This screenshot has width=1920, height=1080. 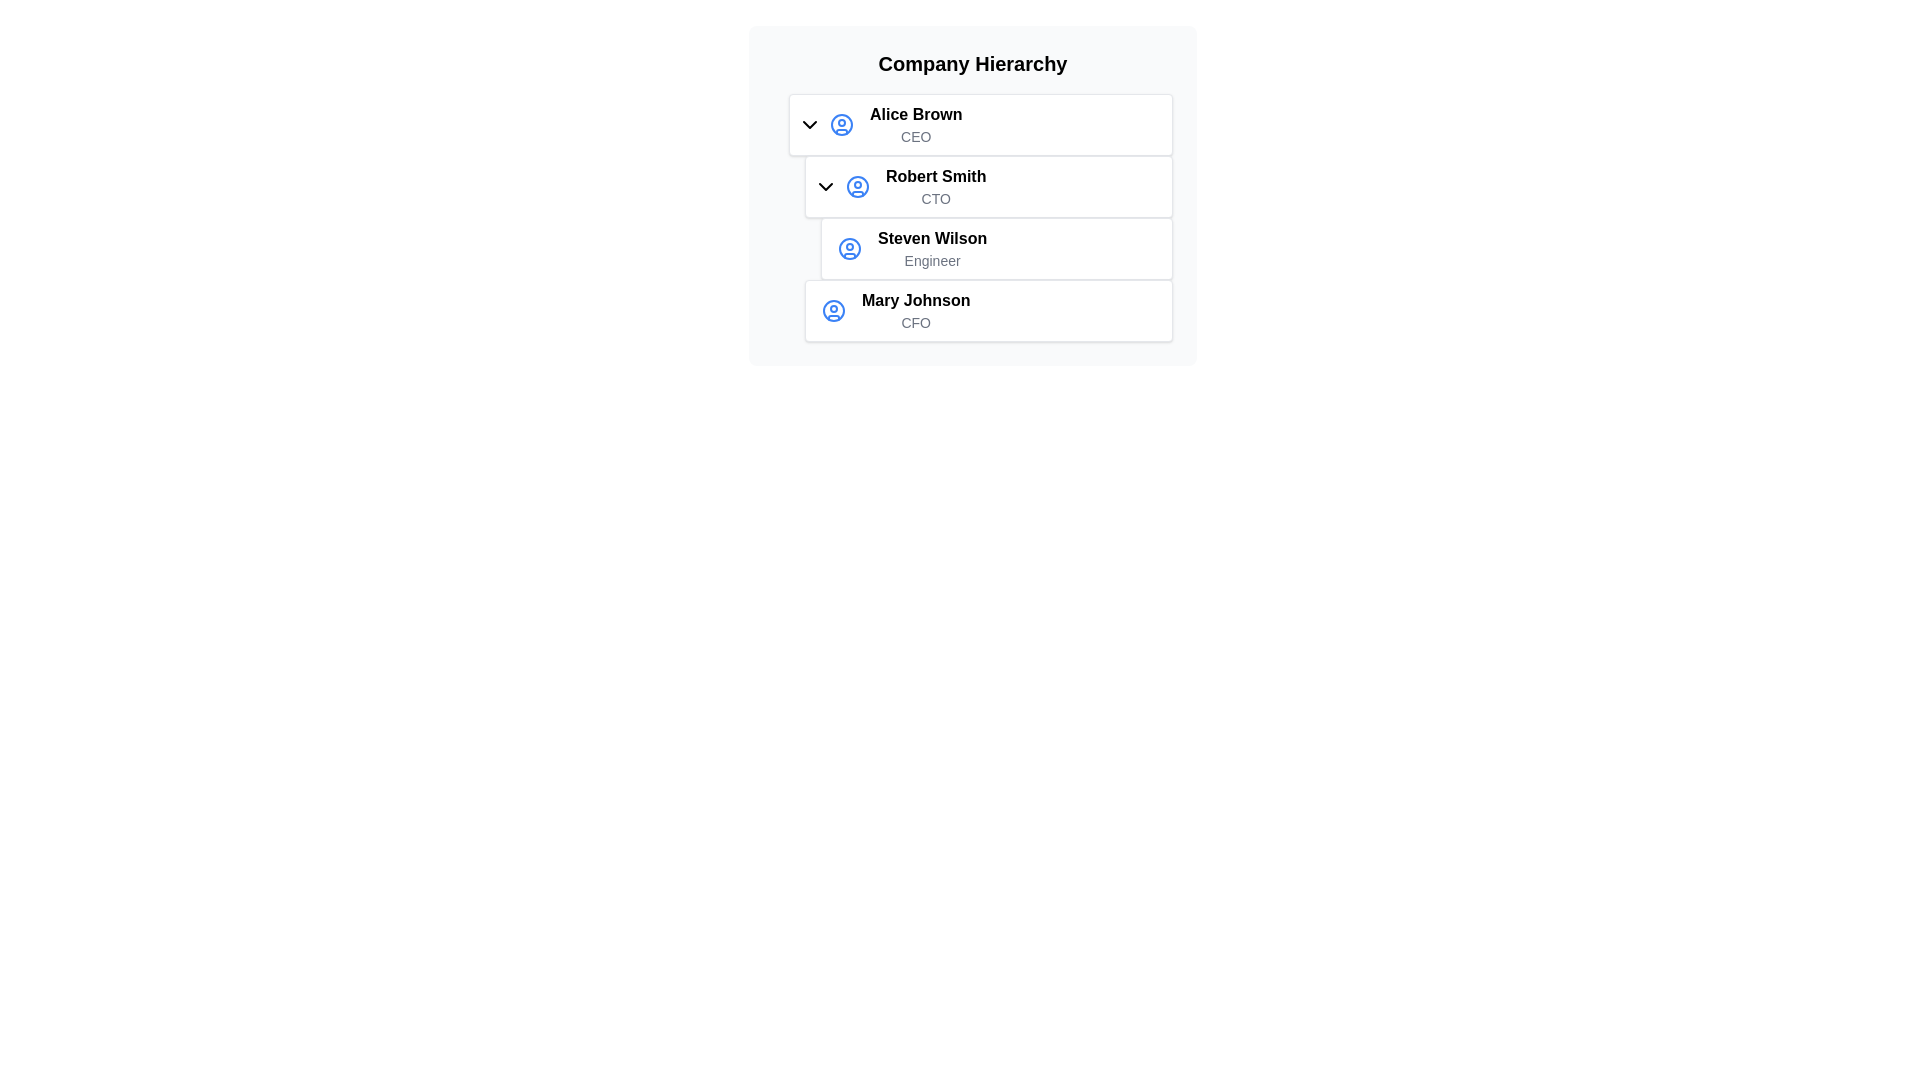 What do you see at coordinates (931, 260) in the screenshot?
I see `text label 'Engineer' located below the name 'Steven Wilson' in the 'Company Hierarchy' section` at bounding box center [931, 260].